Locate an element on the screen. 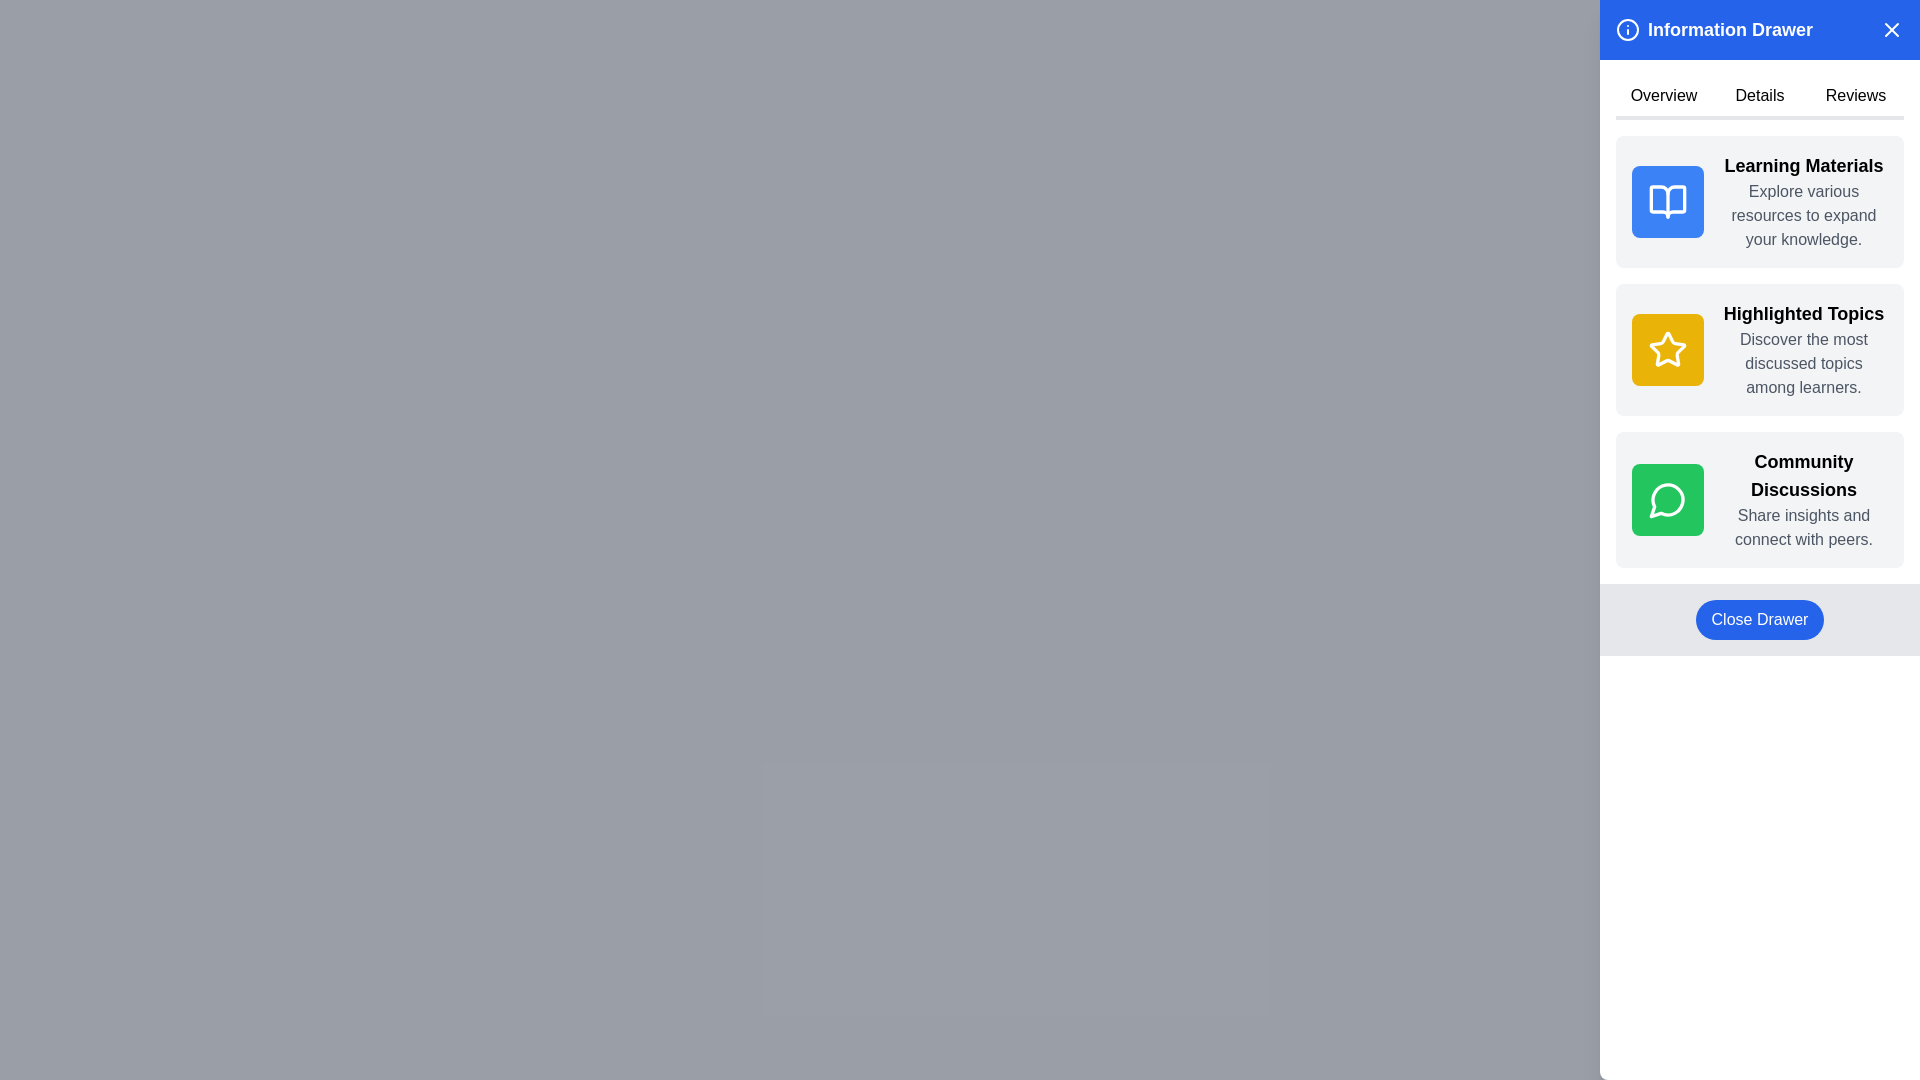  the close icon button located at the top-right corner of the 'Information Drawer' section is located at coordinates (1890, 30).